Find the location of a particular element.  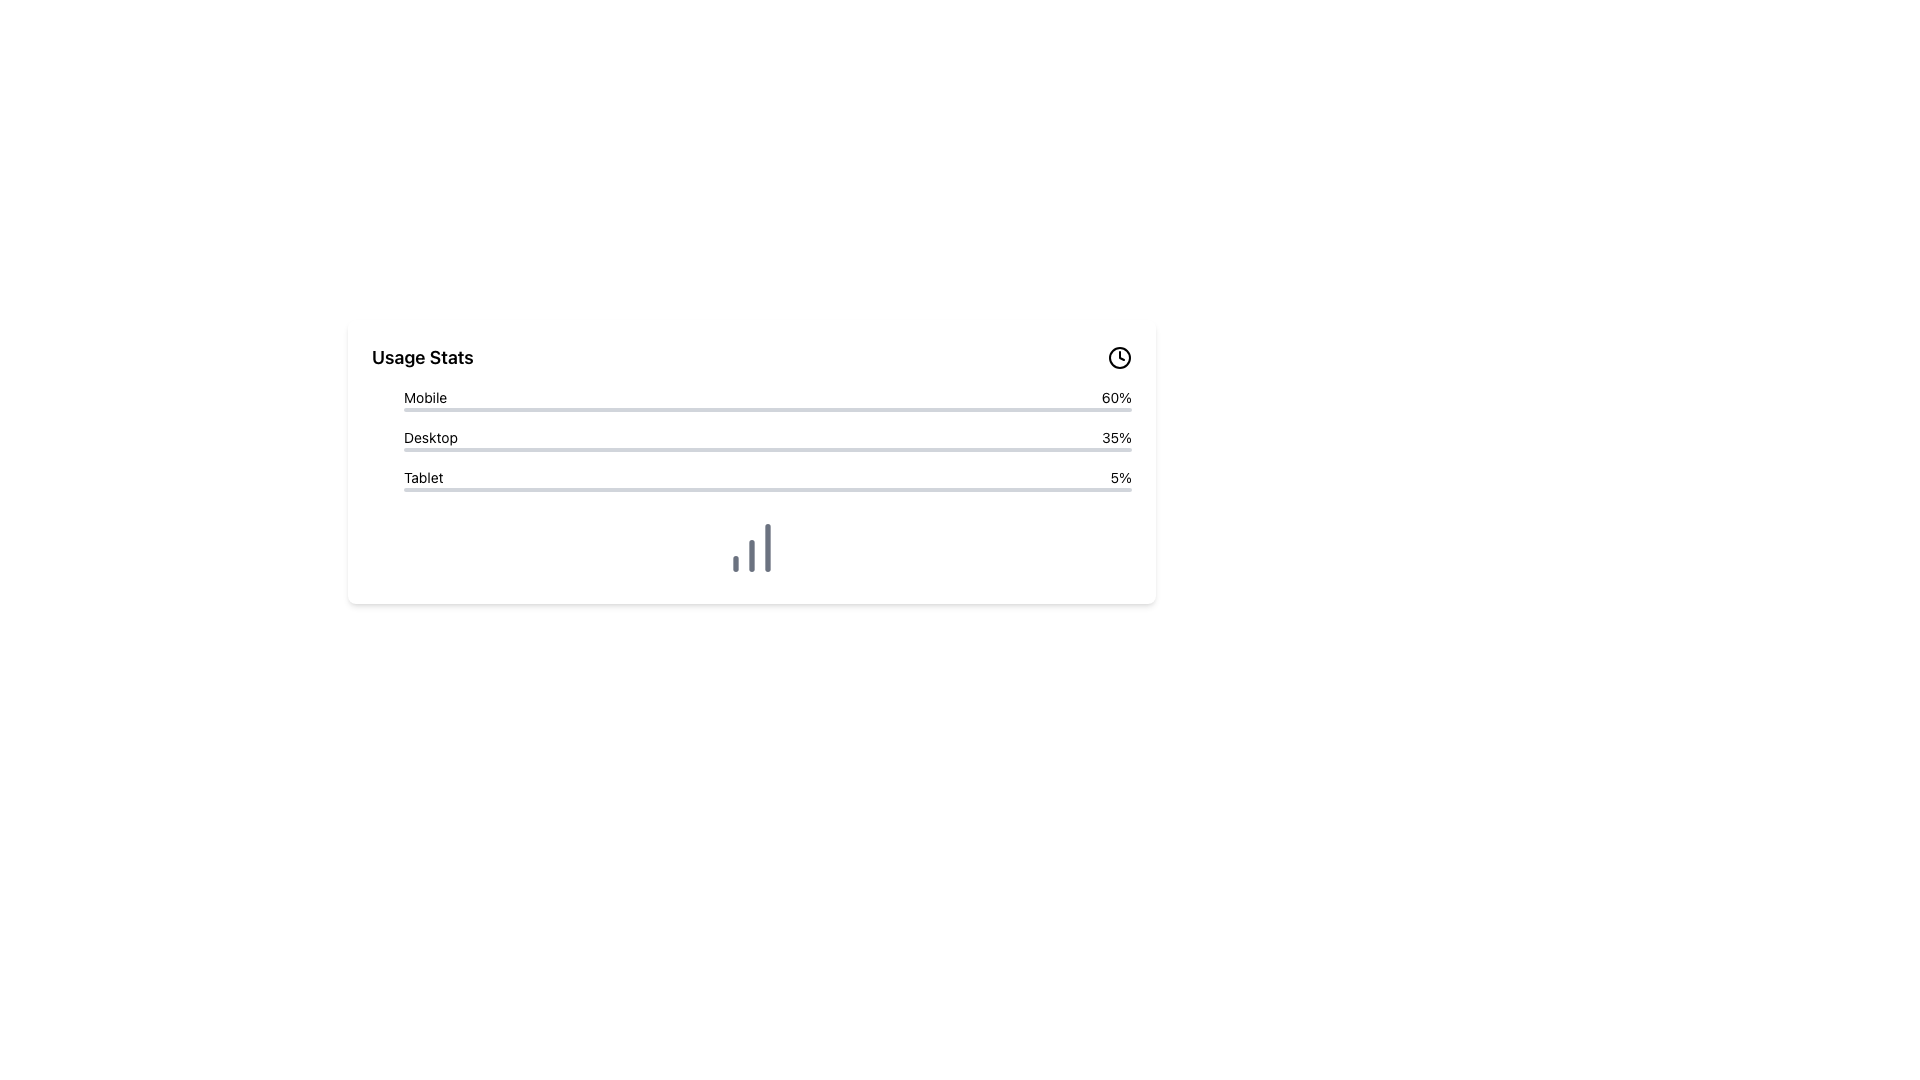

displayed text from the 'Tablet' category in the Usage Stats section, which shows a usage percentage of '5%' is located at coordinates (767, 478).